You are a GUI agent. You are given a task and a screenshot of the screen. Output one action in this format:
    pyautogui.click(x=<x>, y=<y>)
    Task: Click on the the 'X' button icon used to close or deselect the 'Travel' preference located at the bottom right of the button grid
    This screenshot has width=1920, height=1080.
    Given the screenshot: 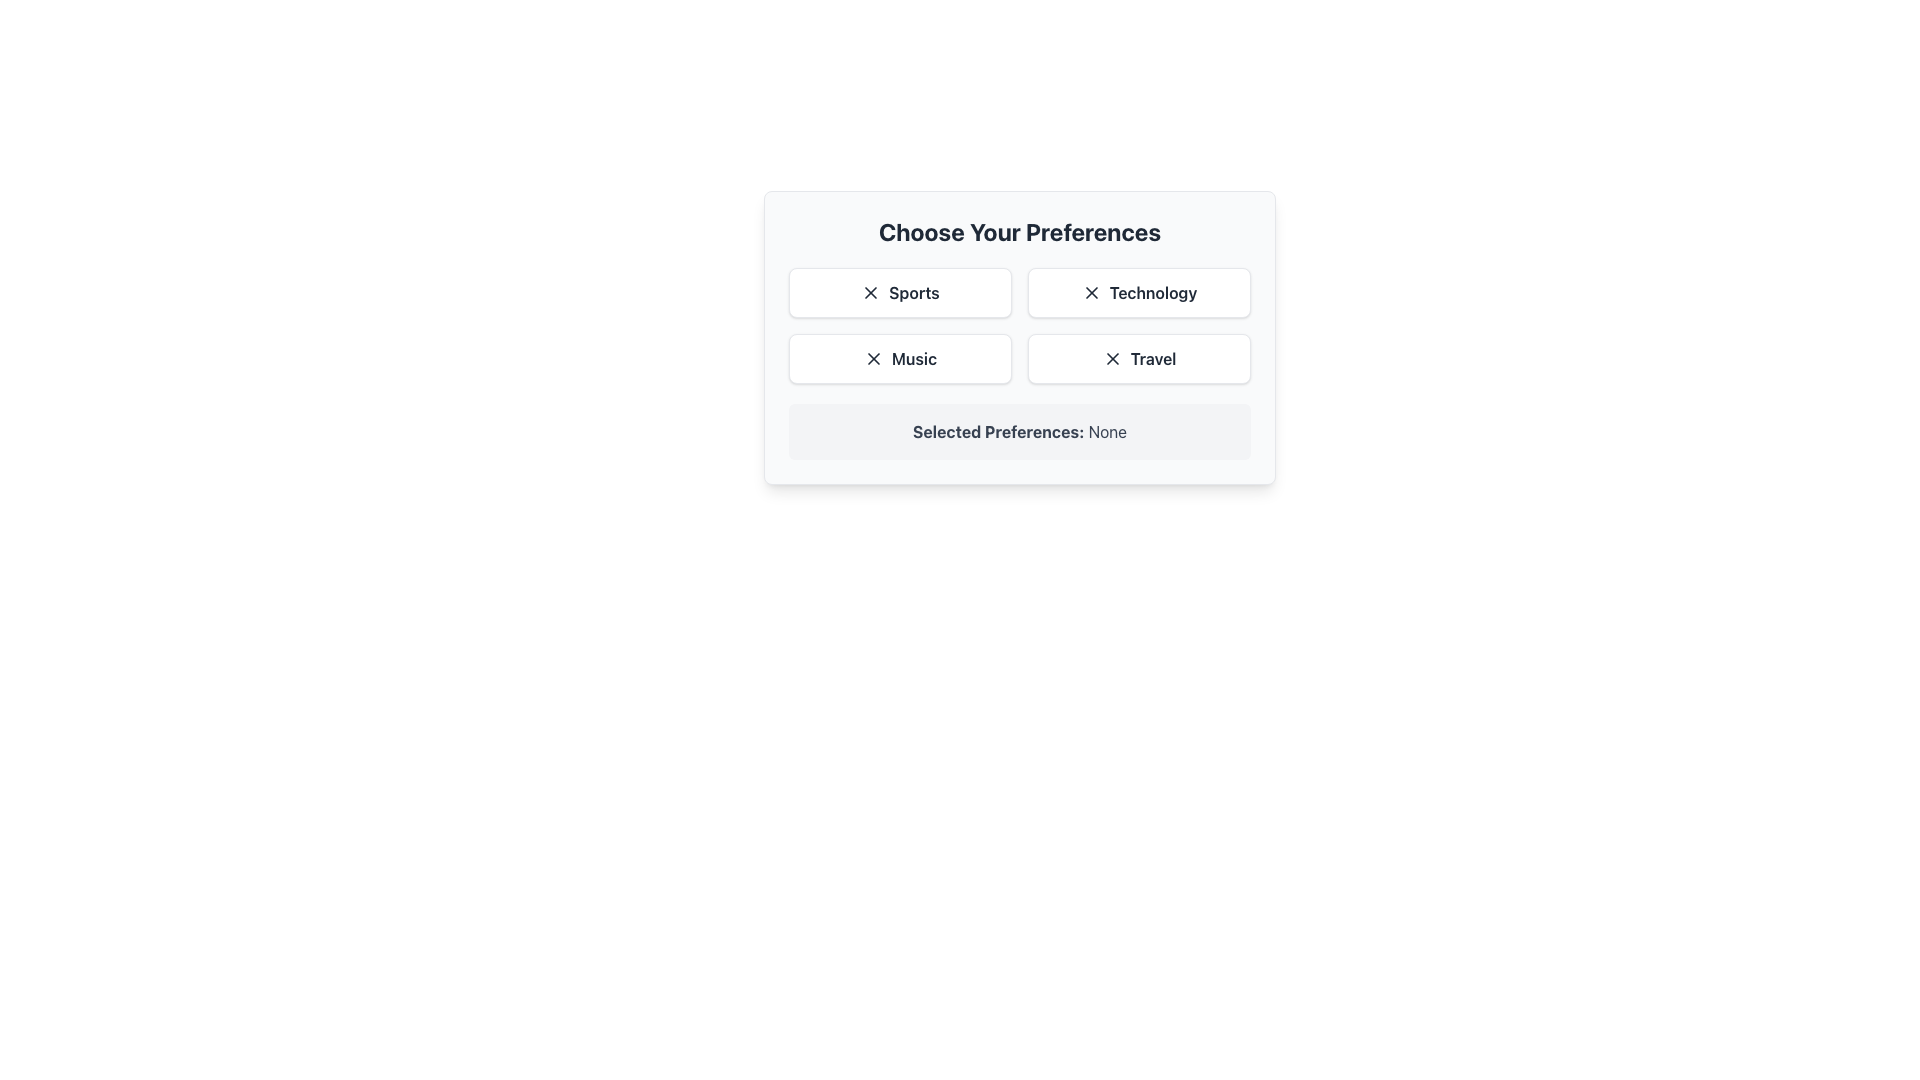 What is the action you would take?
    pyautogui.click(x=1111, y=357)
    